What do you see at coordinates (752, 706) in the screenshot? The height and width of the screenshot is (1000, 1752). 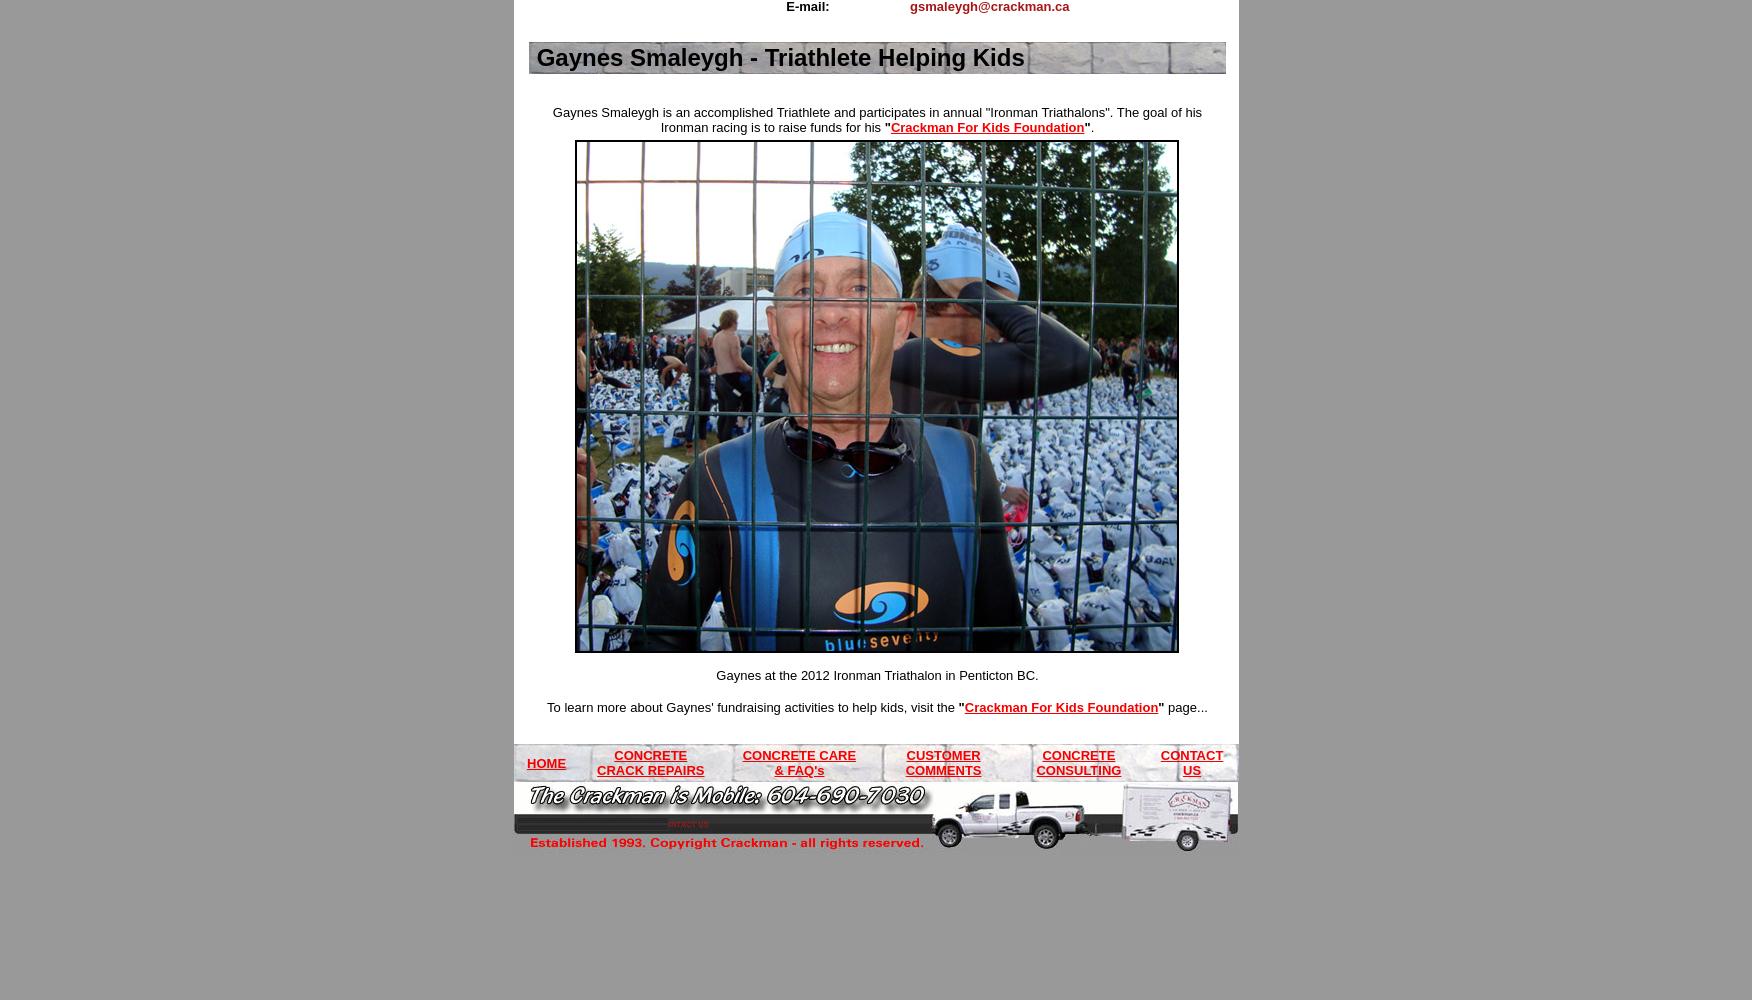 I see `'To learn more about Gaynes' fundraising activities to help kids, 
                visit the'` at bounding box center [752, 706].